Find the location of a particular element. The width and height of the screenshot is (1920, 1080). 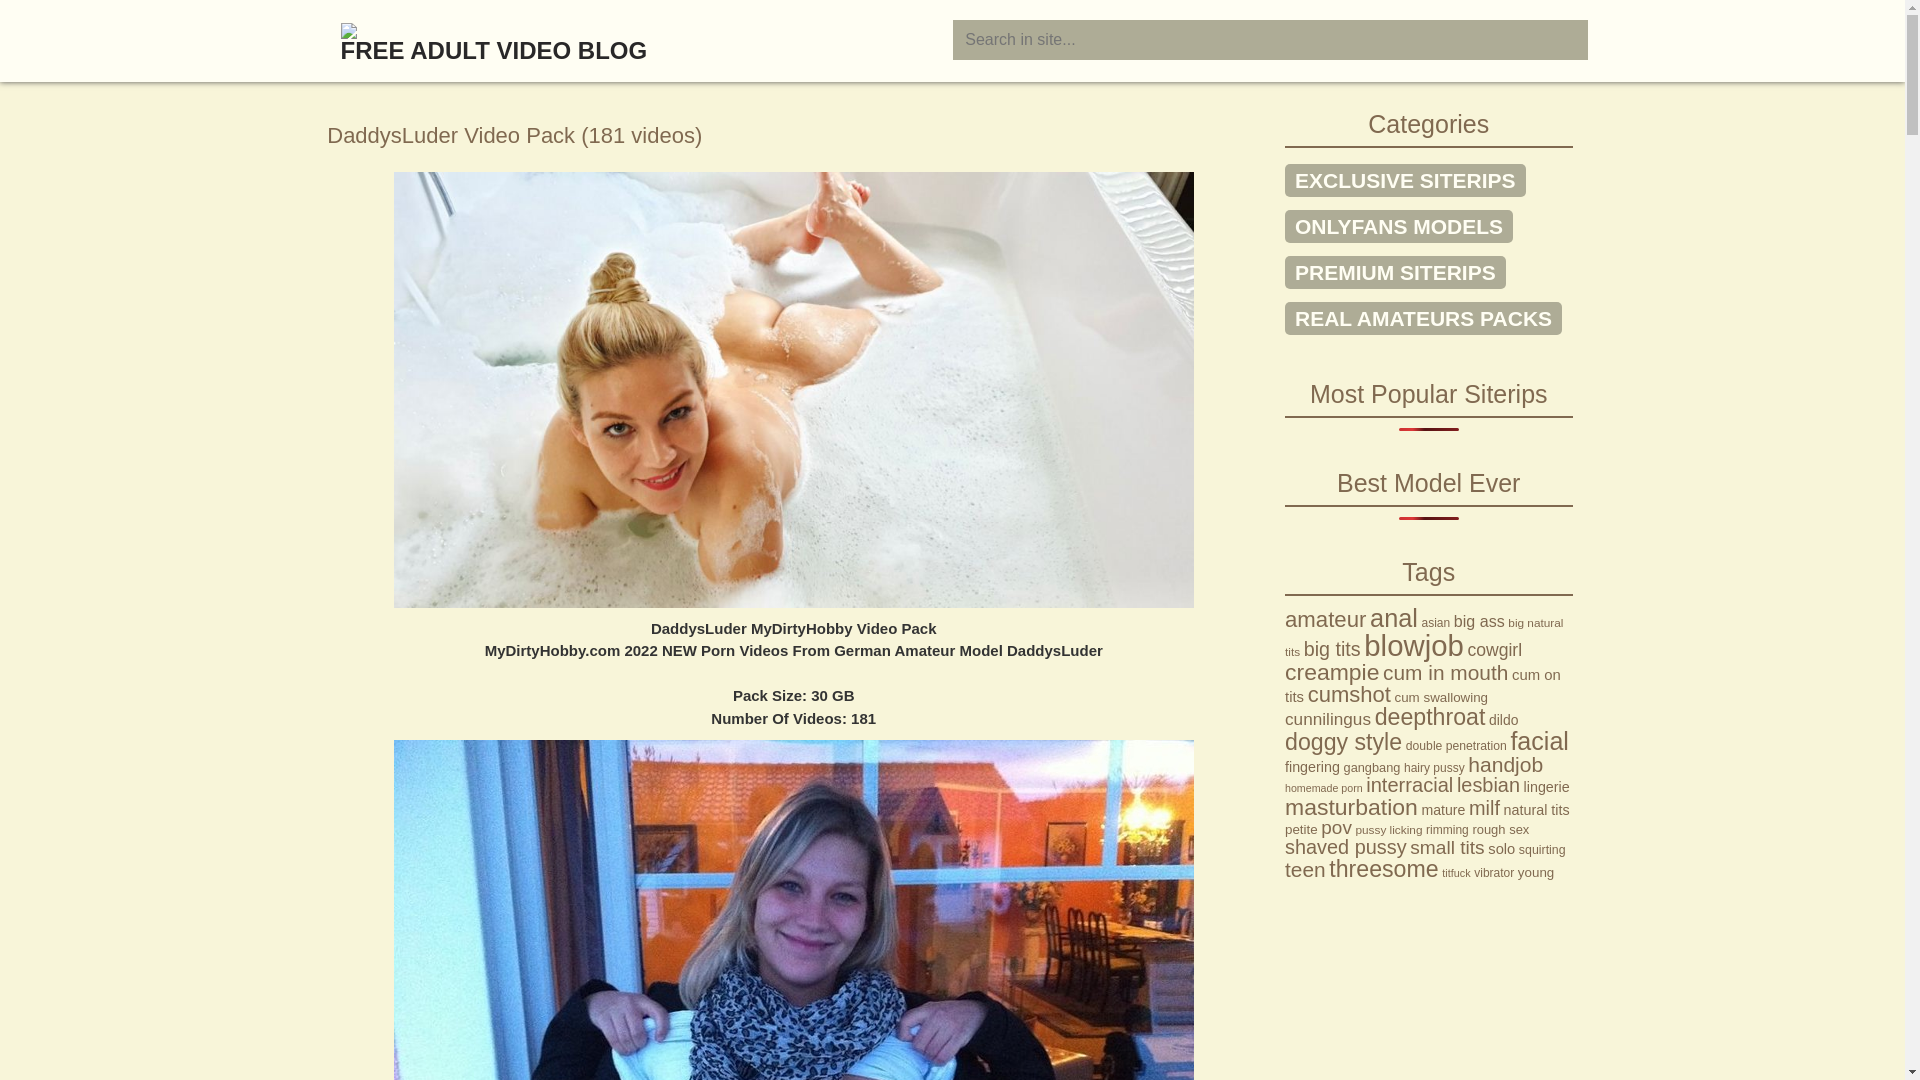

'gangbang' is located at coordinates (1371, 766).